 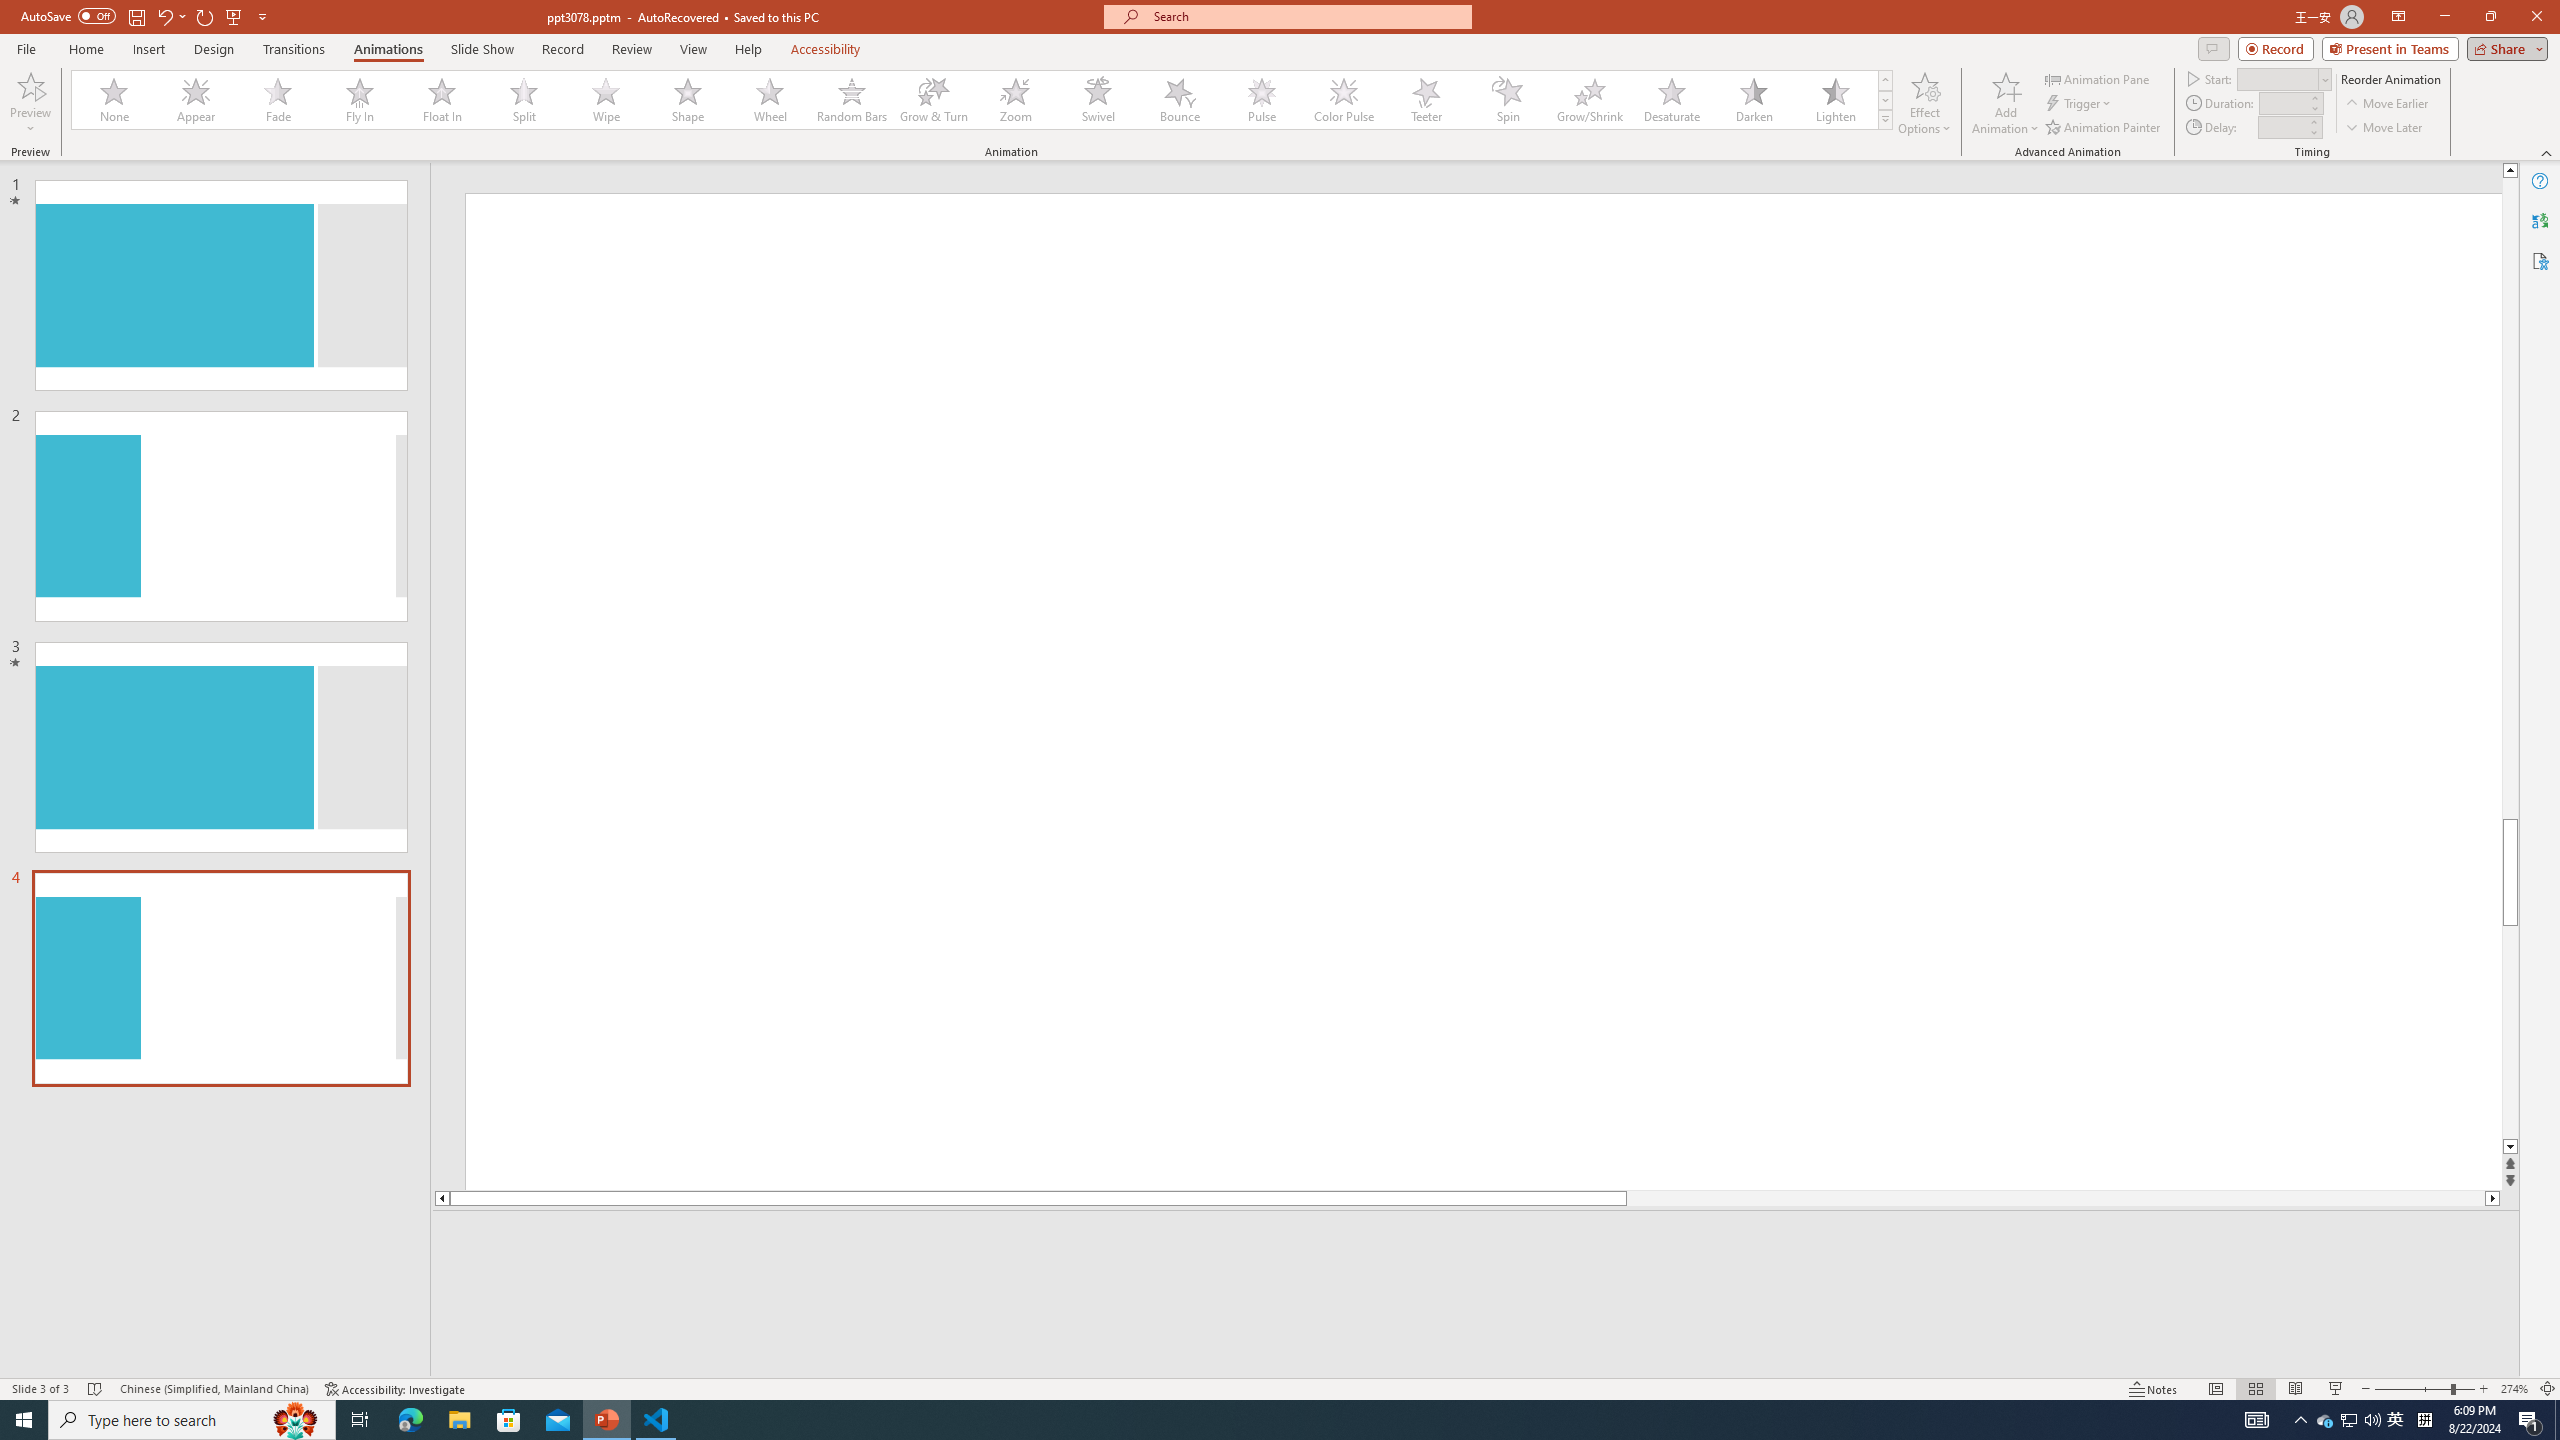 What do you see at coordinates (1424, 99) in the screenshot?
I see `'Teeter'` at bounding box center [1424, 99].